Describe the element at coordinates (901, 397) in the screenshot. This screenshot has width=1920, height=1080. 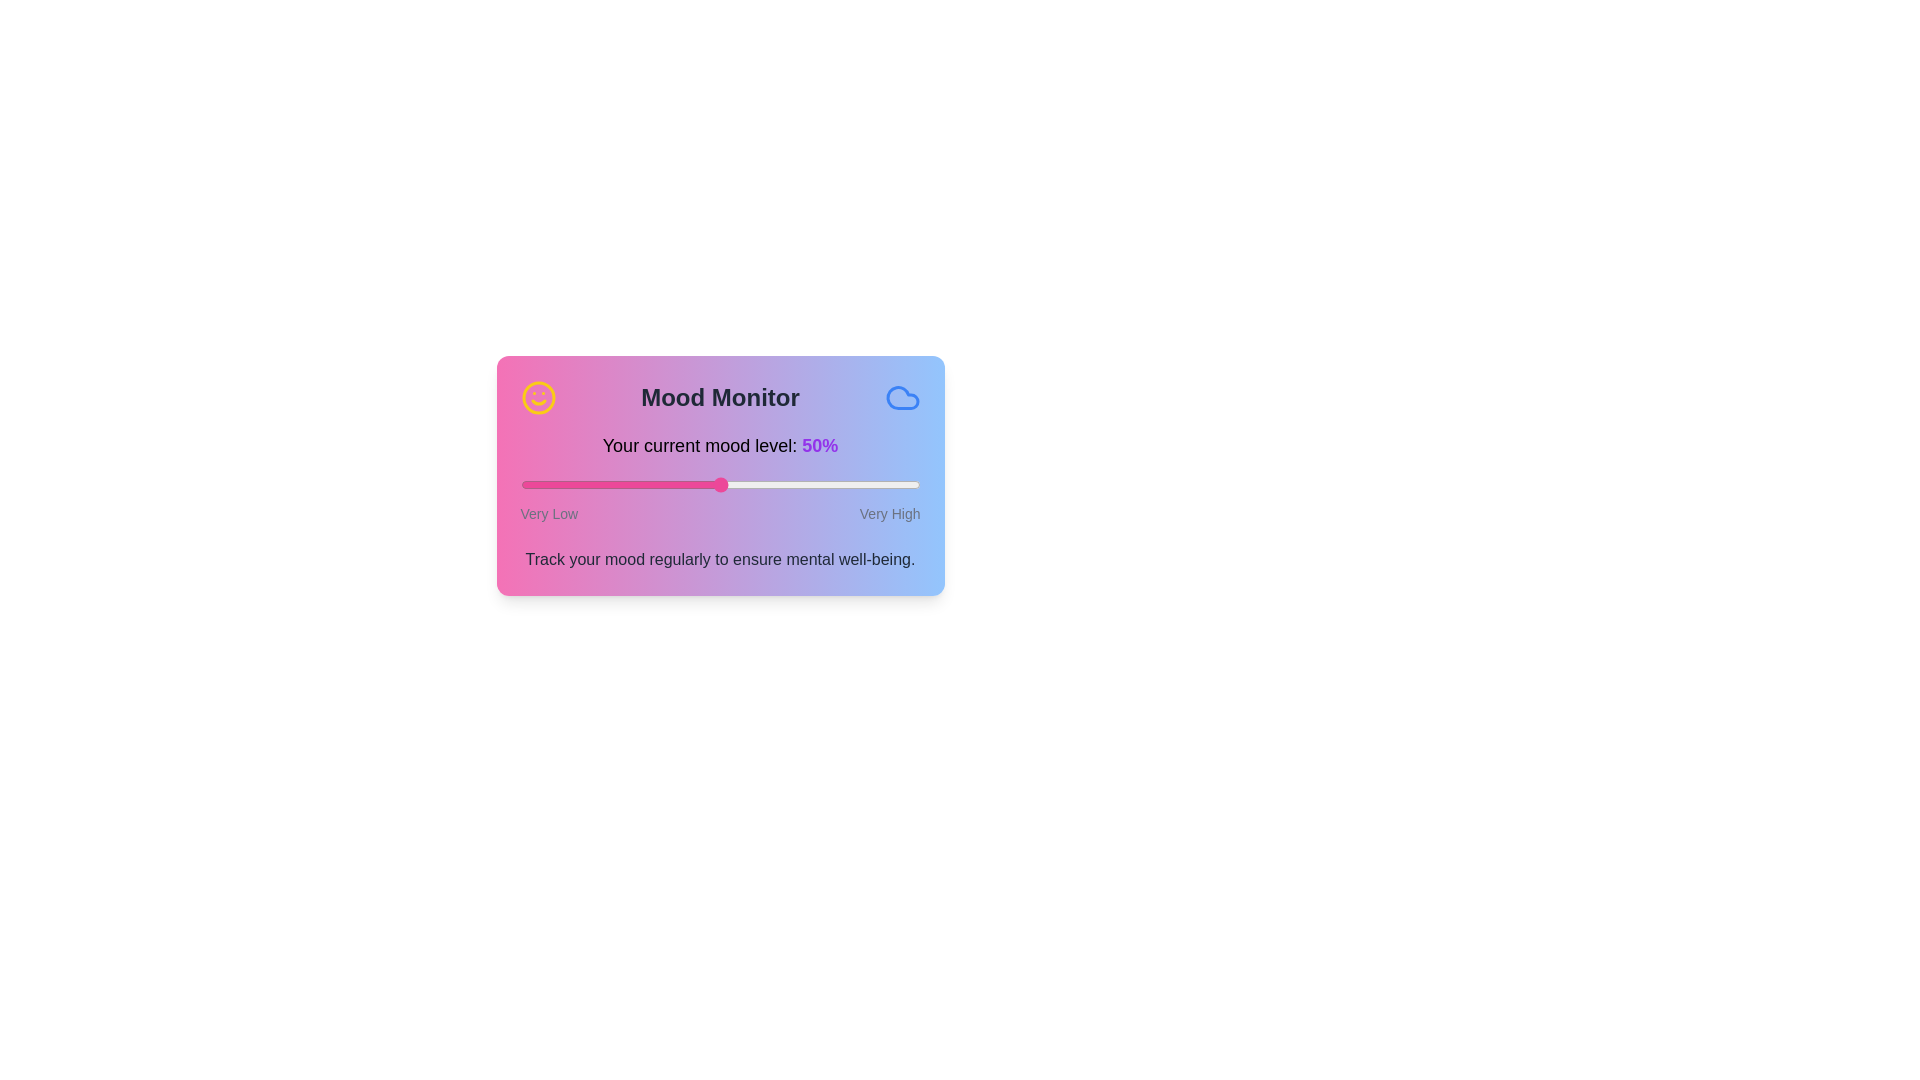
I see `the icon labeled cloud_icon to inspect its tooltip or hover effect` at that location.